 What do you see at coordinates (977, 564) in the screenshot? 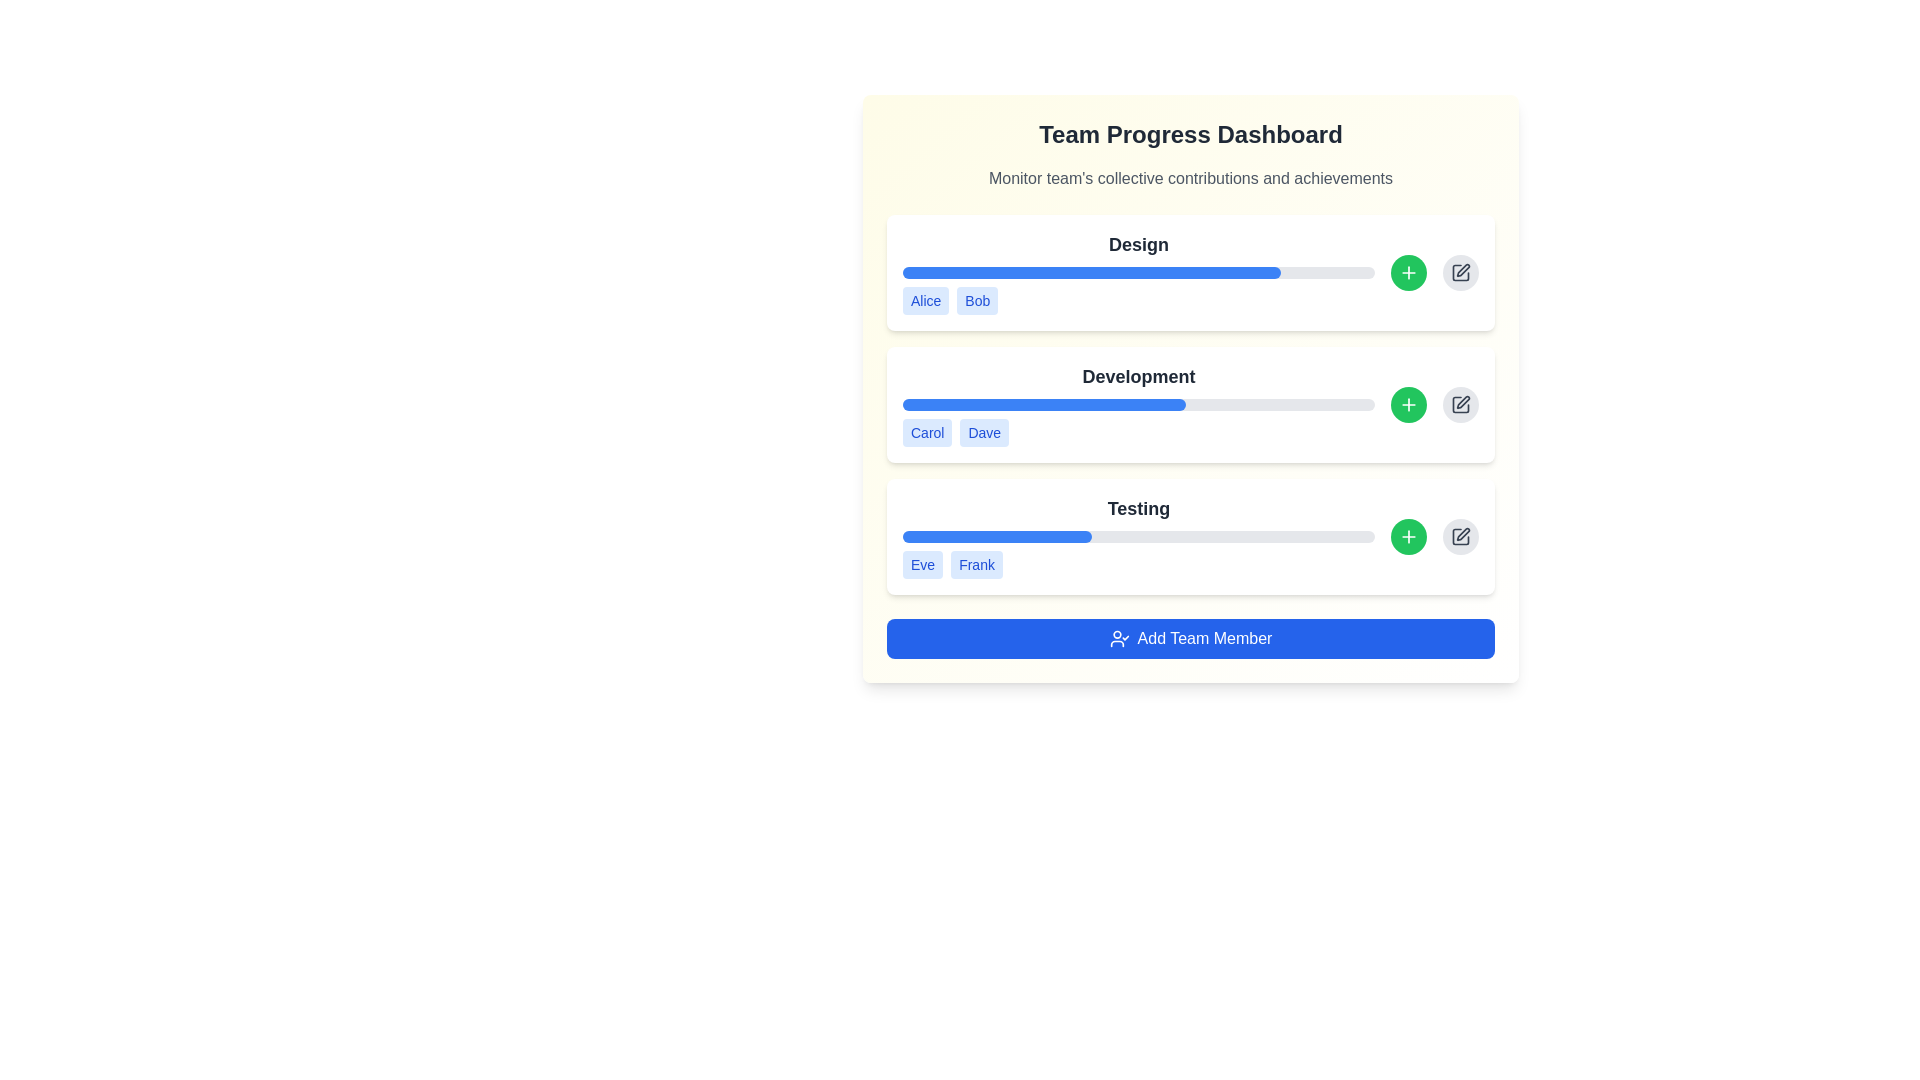
I see `the second badge labeled 'Frank' with a light blue background and bold blue text, positioned under the 'Testing' section` at bounding box center [977, 564].